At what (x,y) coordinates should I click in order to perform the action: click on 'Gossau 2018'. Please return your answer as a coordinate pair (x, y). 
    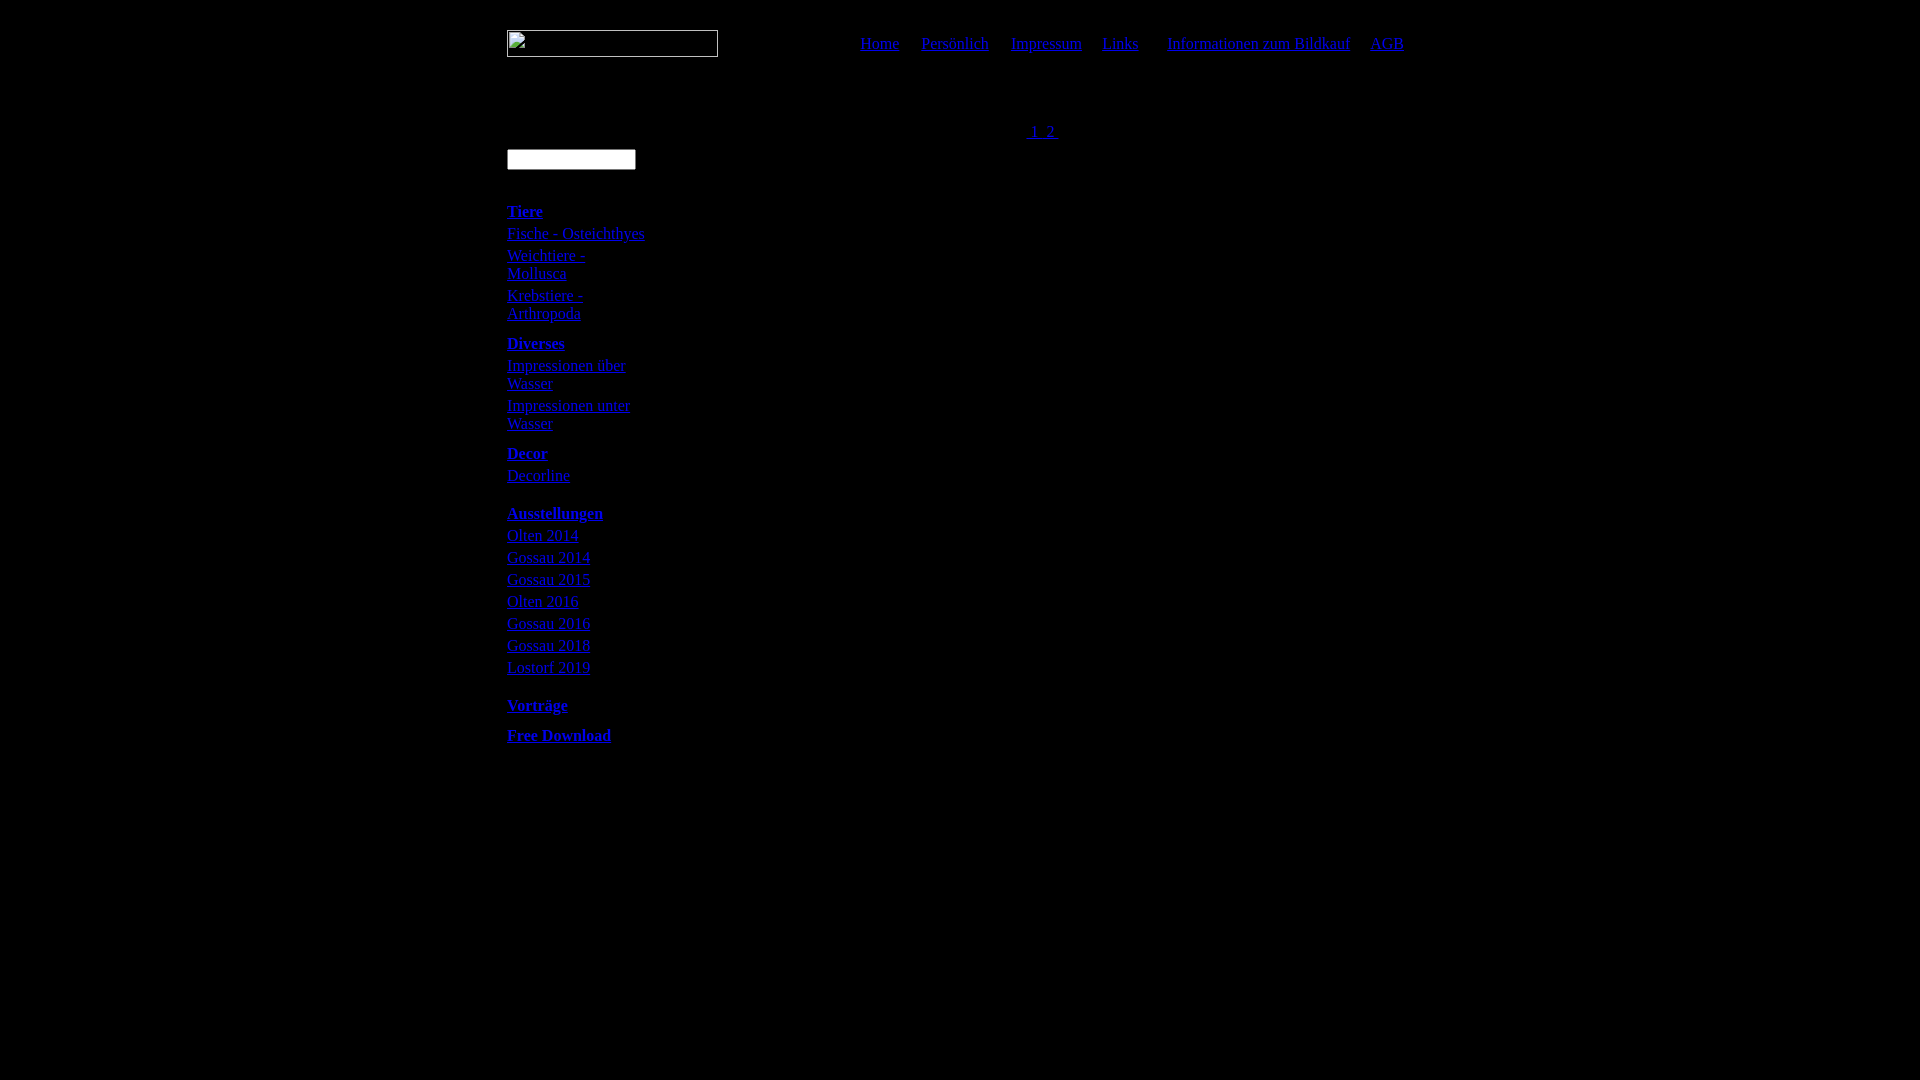
    Looking at the image, I should click on (507, 645).